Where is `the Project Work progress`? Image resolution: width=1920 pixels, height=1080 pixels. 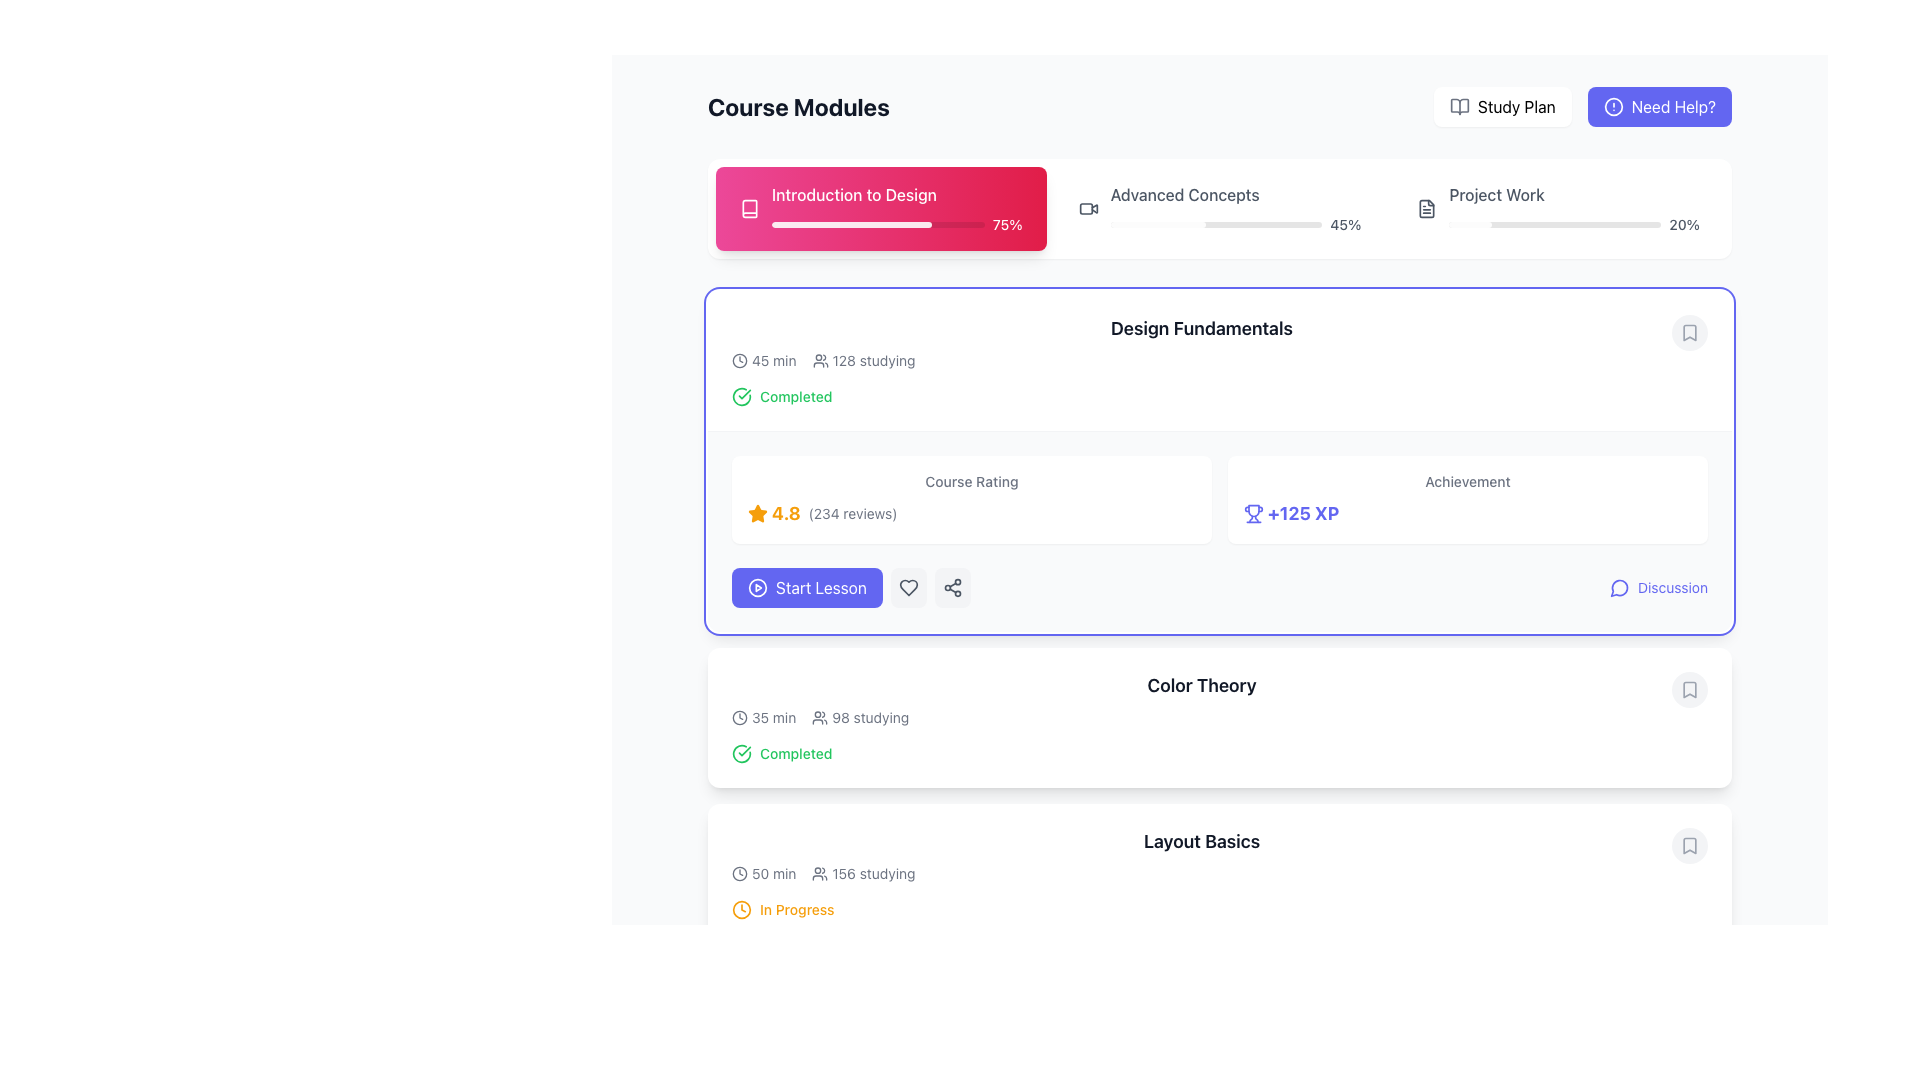
the Project Work progress is located at coordinates (1608, 224).